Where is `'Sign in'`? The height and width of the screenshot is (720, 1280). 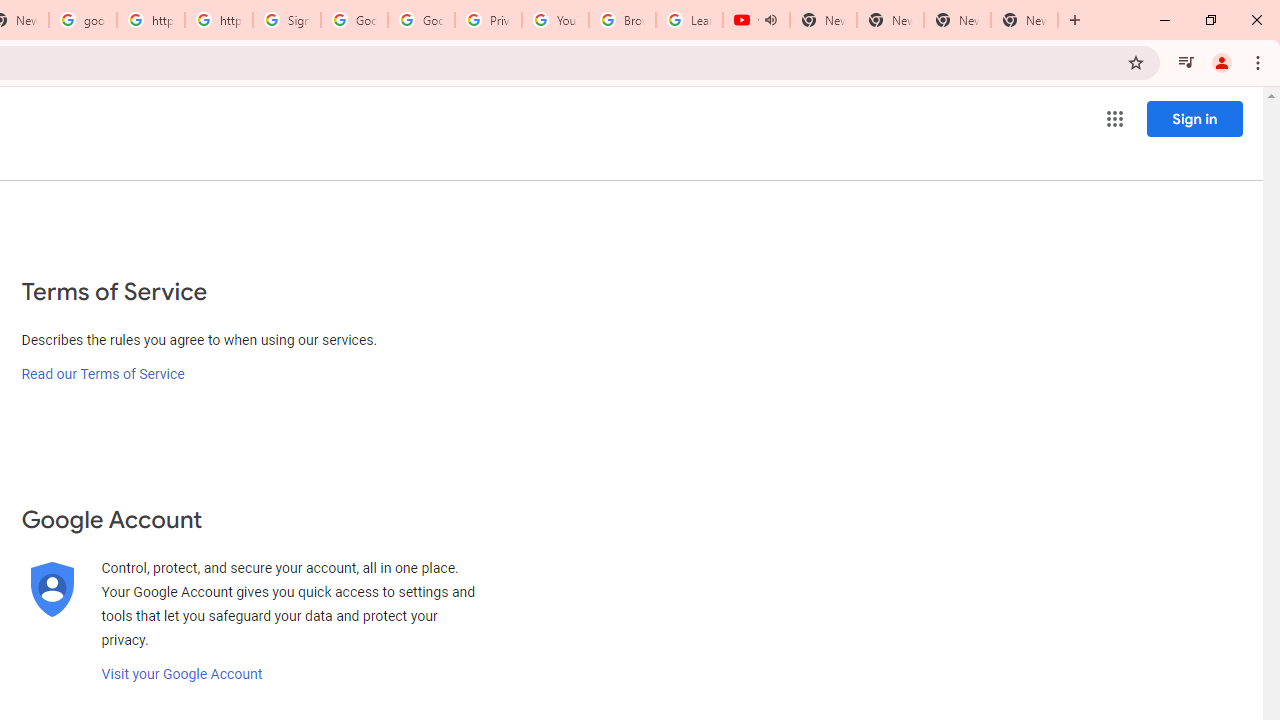
'Sign in' is located at coordinates (1194, 118).